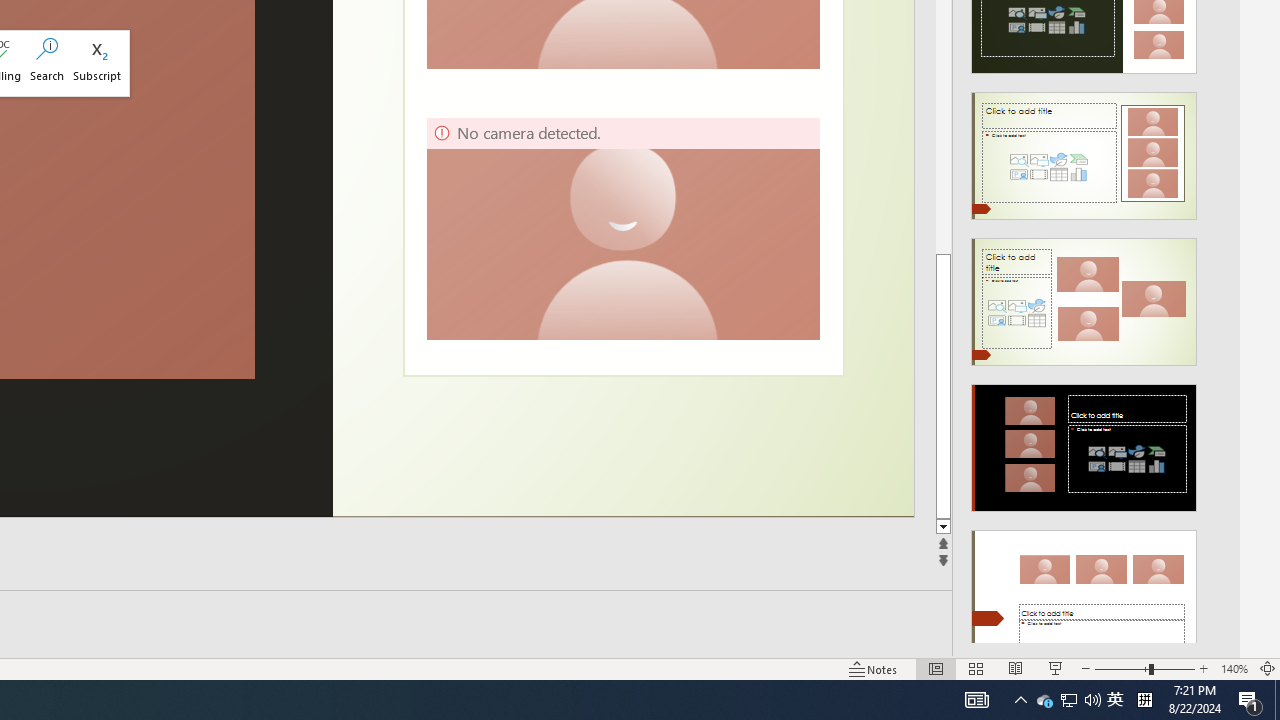 The image size is (1280, 720). I want to click on 'Zoom Out', so click(1121, 669).